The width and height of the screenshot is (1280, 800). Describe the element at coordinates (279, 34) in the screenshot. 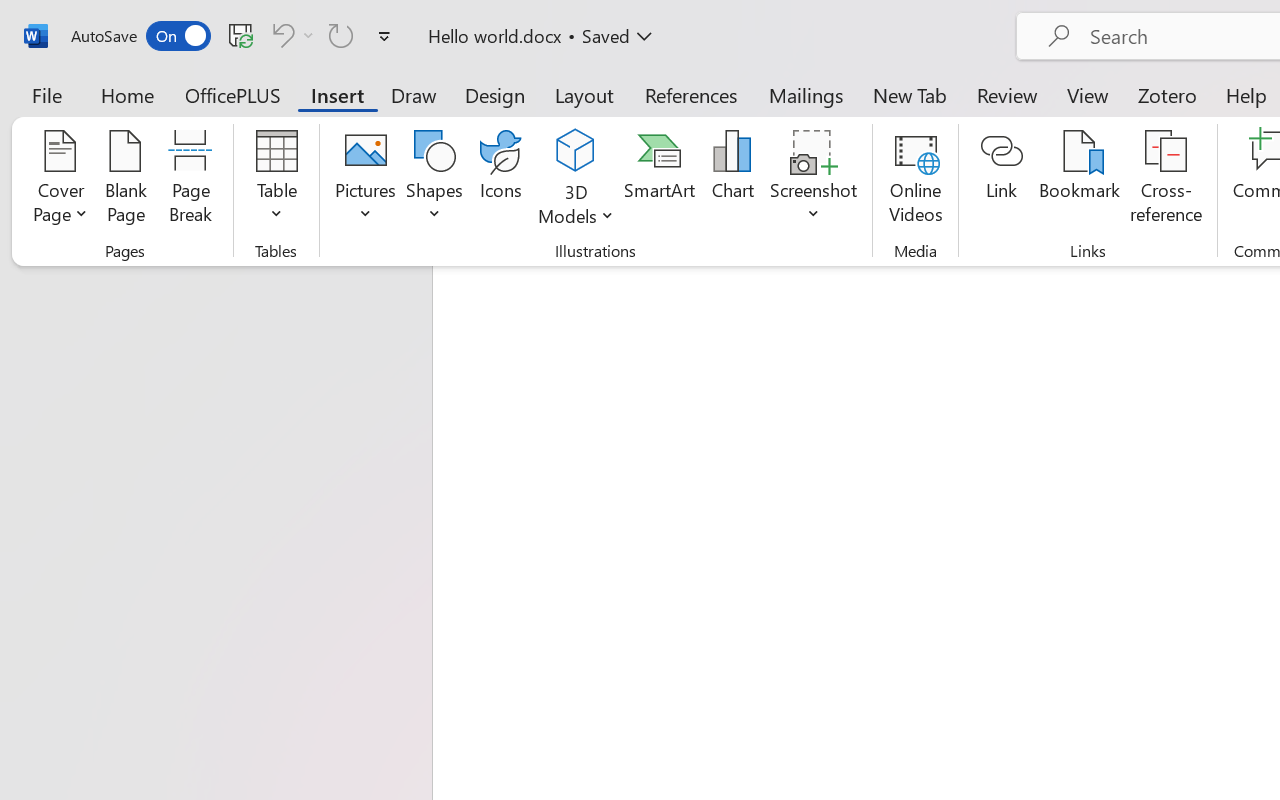

I see `'Can'` at that location.